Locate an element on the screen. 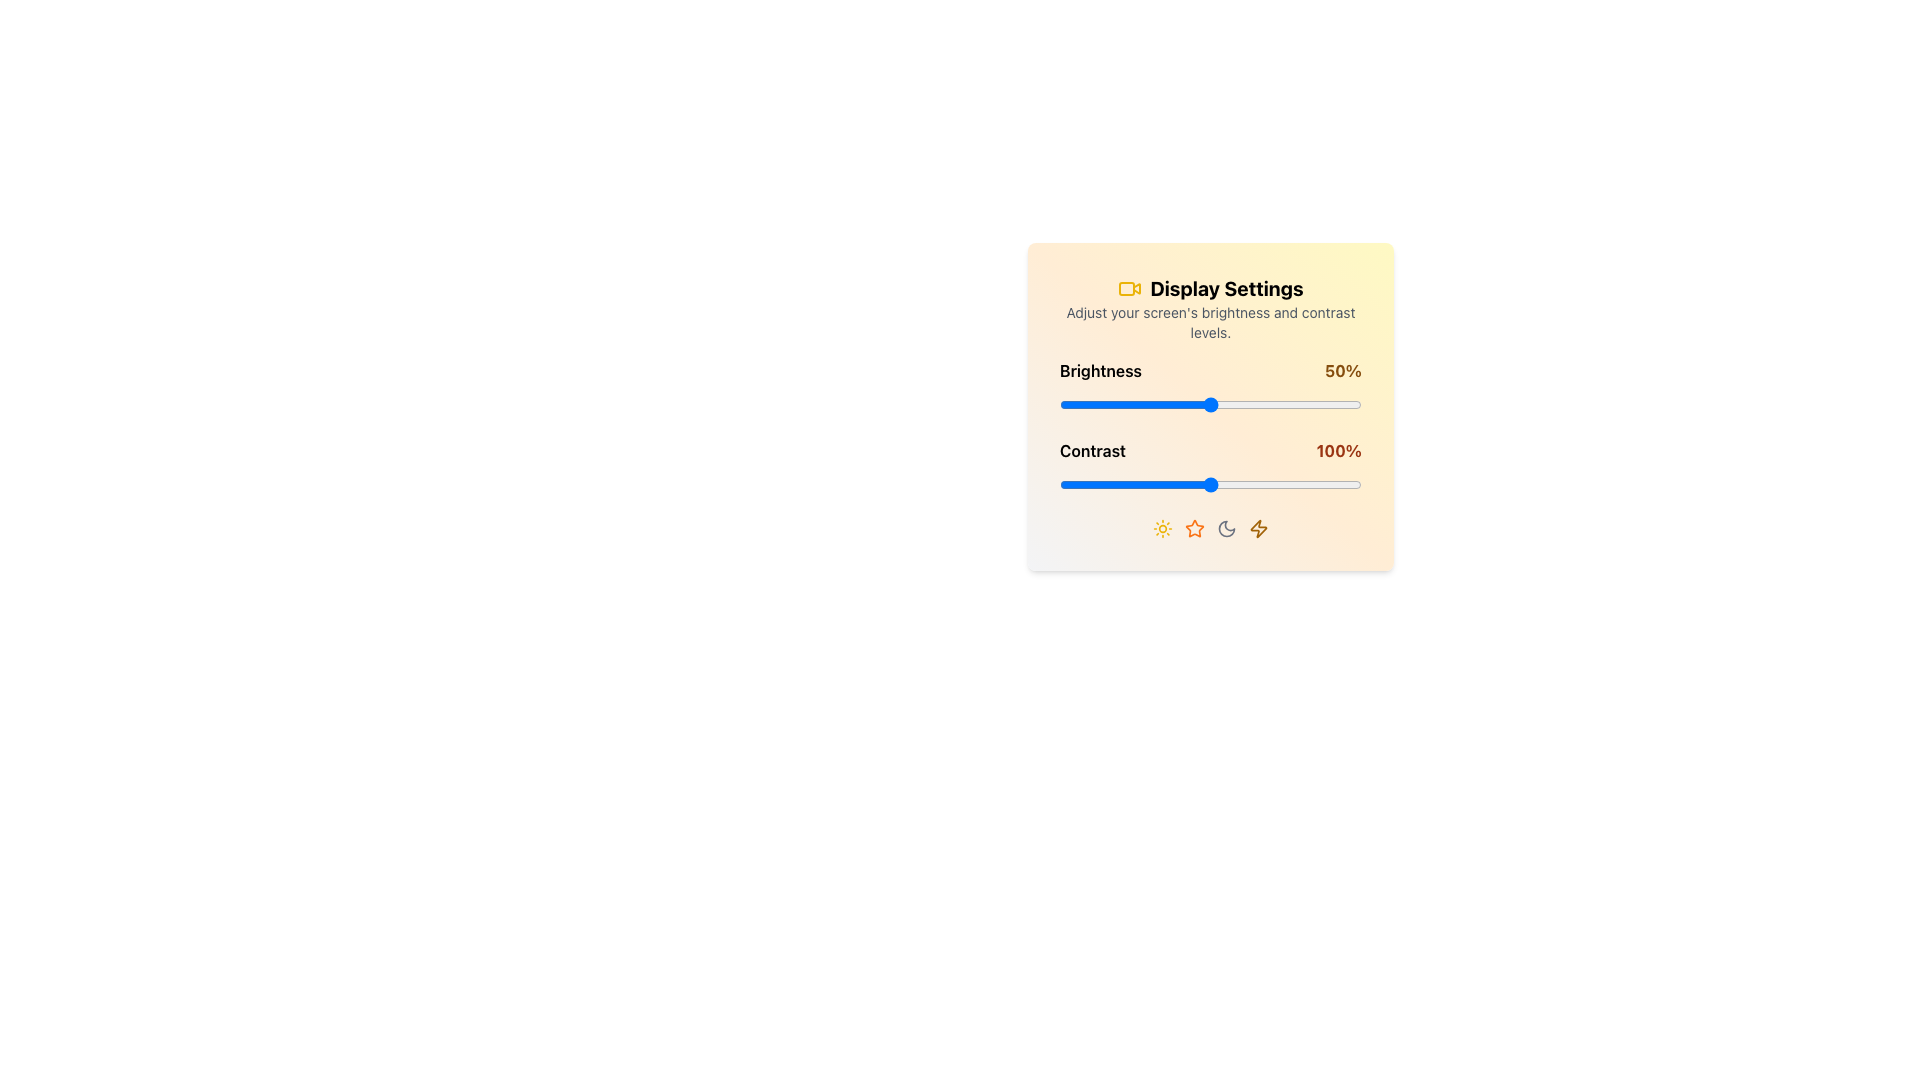 The height and width of the screenshot is (1080, 1920). the SVG rectangle element that visually represents display or video settings, located near the 'Display Settings' title at the top left of the interface is located at coordinates (1127, 289).